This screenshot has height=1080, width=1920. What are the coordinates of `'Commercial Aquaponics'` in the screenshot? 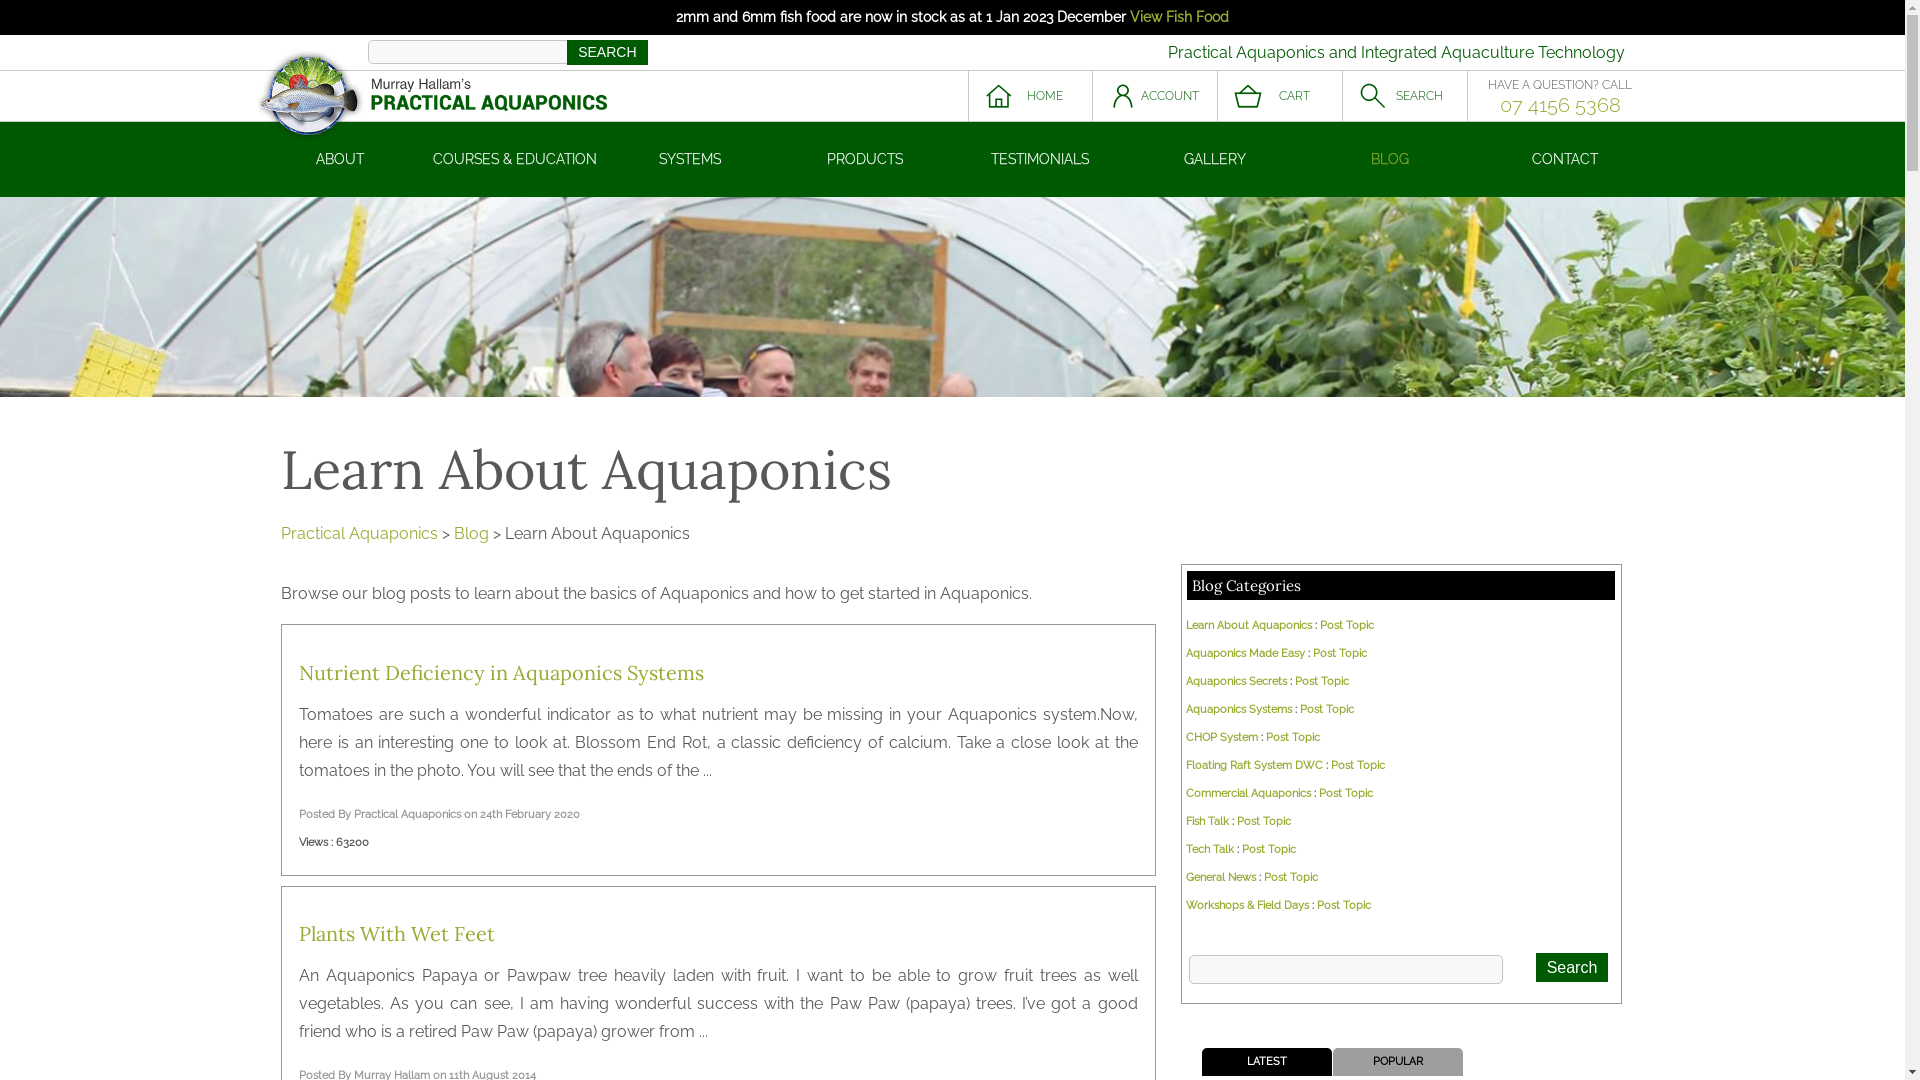 It's located at (1247, 792).